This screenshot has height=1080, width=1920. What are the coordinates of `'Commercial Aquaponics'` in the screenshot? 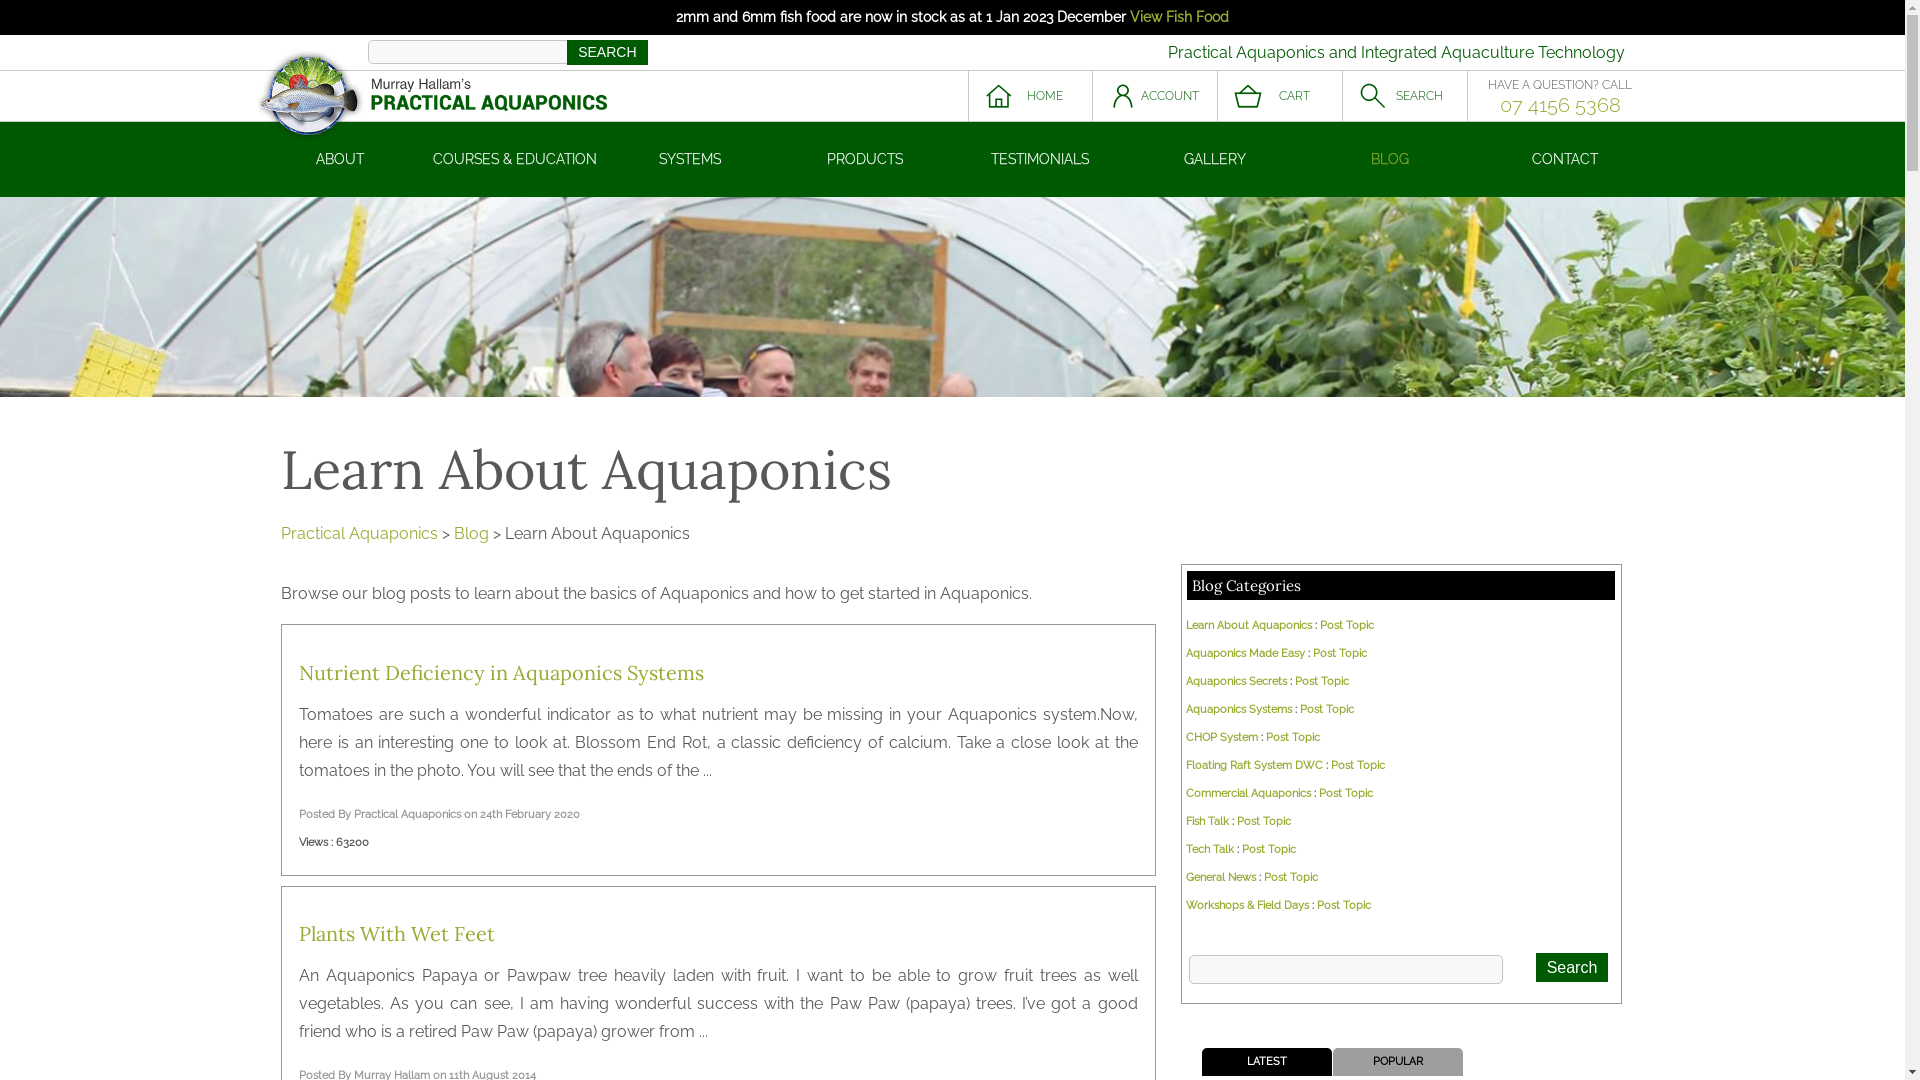 It's located at (1247, 792).